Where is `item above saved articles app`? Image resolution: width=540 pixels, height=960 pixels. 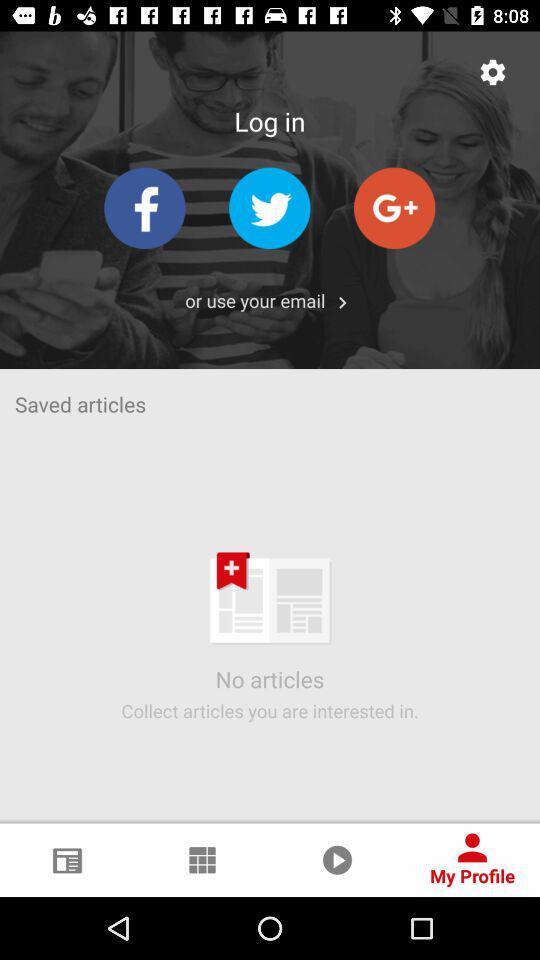 item above saved articles app is located at coordinates (341, 302).